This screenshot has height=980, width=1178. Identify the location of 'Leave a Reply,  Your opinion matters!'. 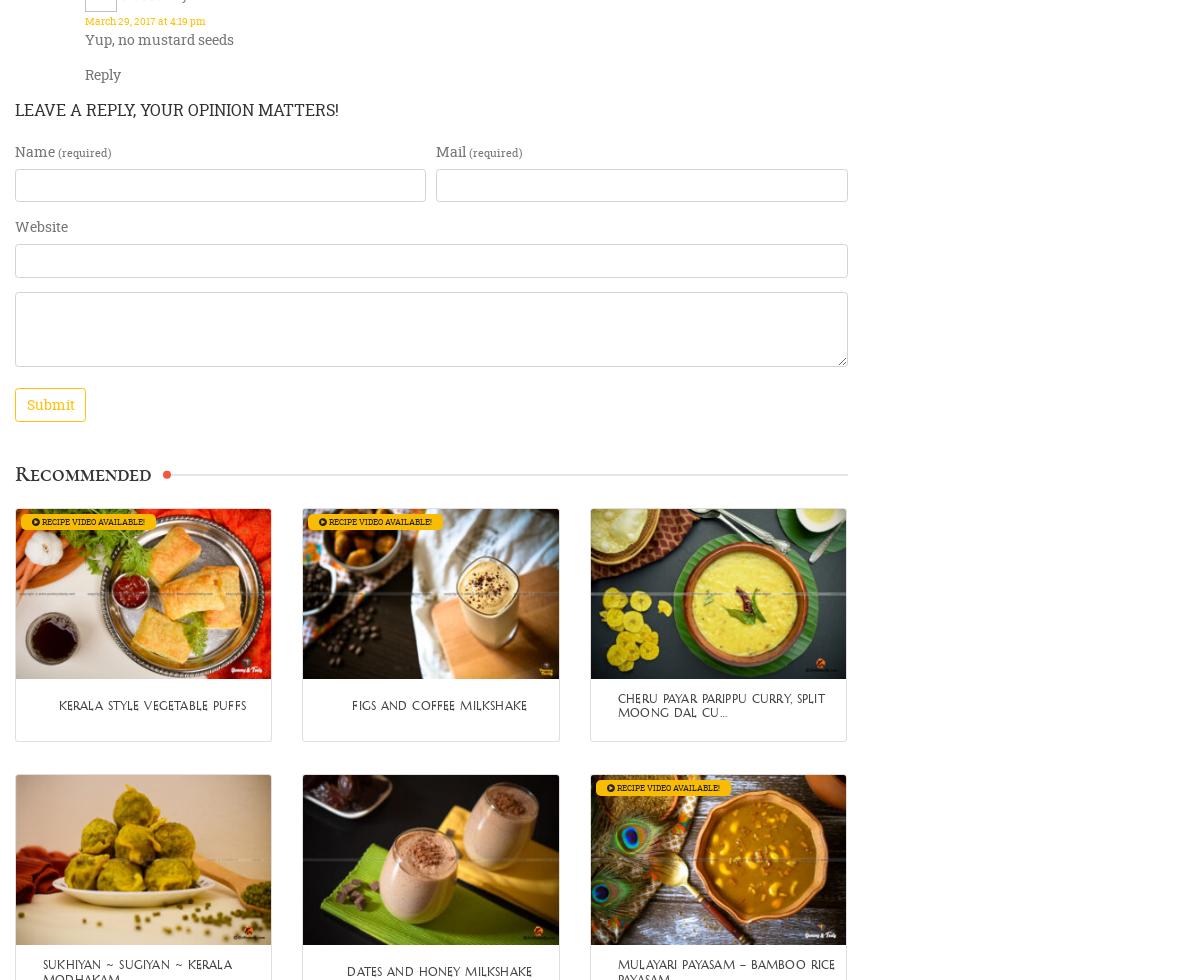
(176, 109).